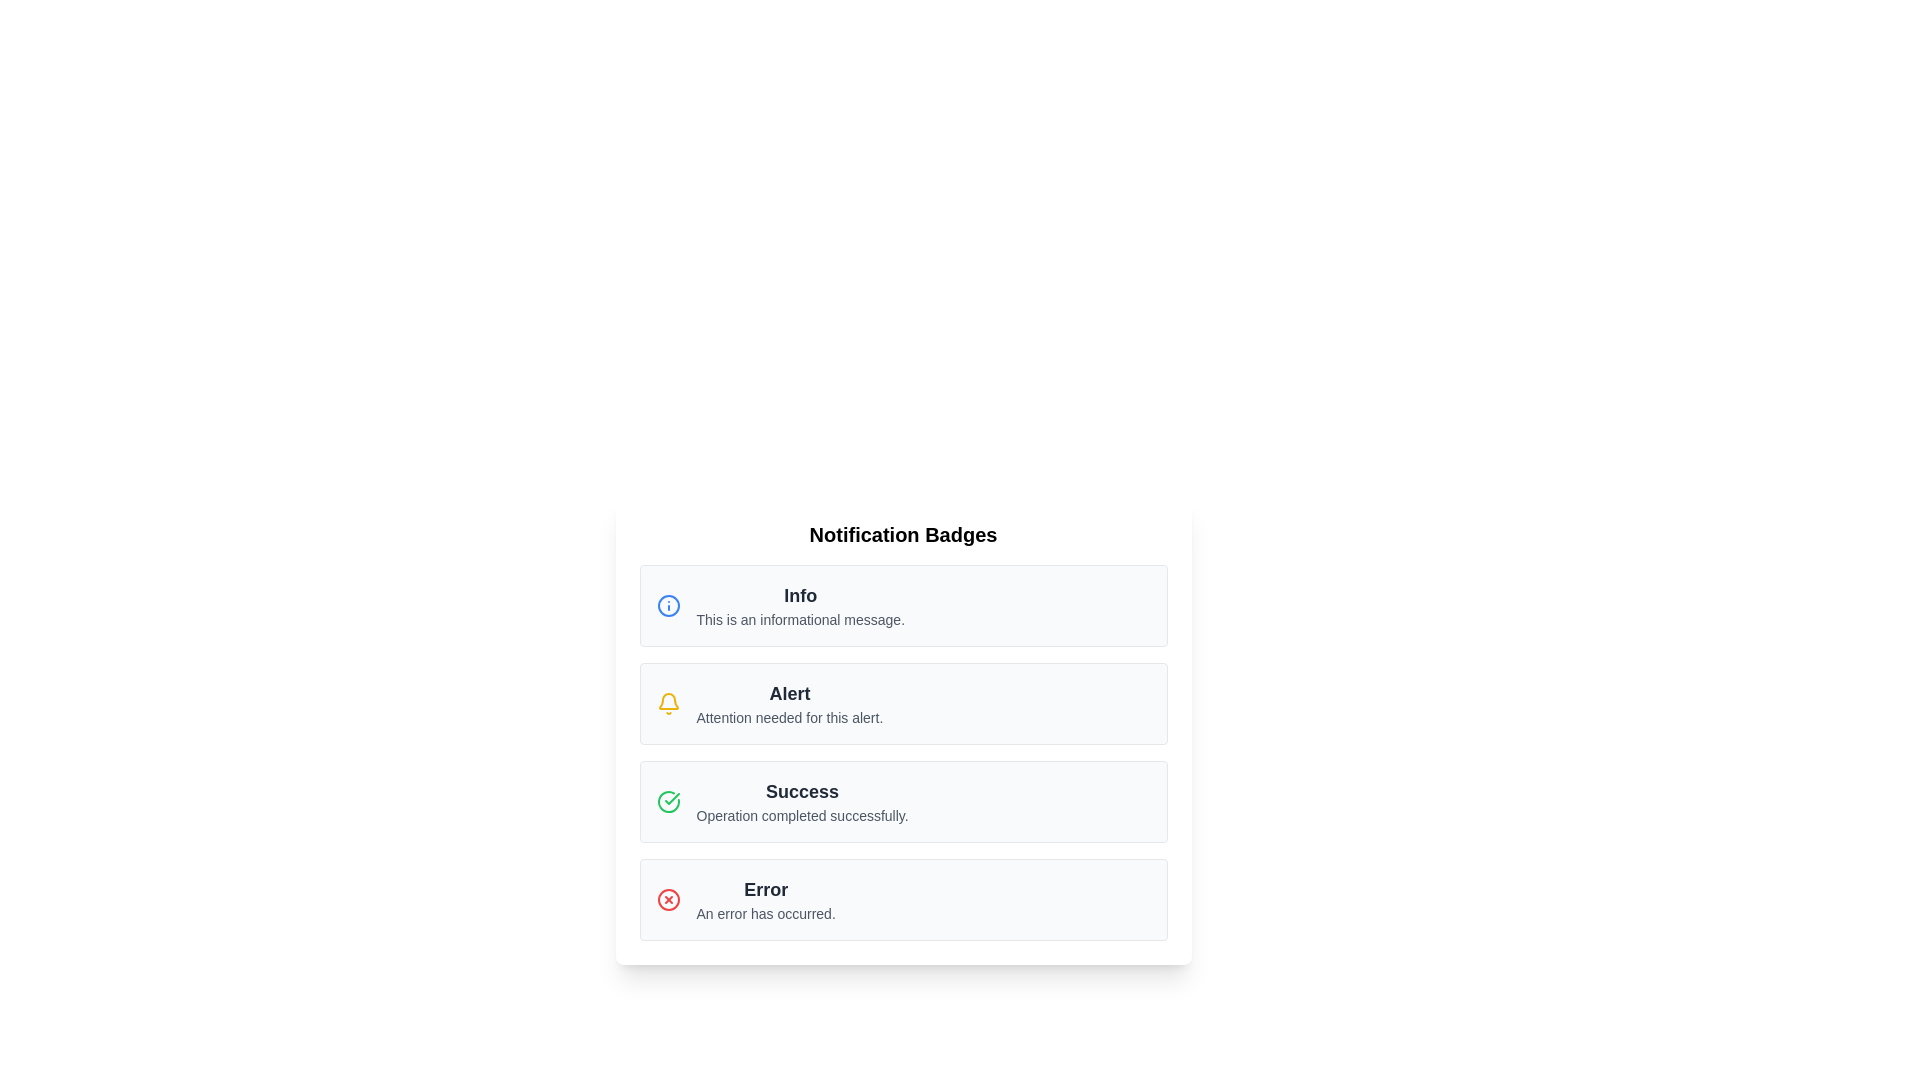 The image size is (1920, 1080). What do you see at coordinates (902, 534) in the screenshot?
I see `text header labeled 'Notification Badges', which is displayed in a bold, large font at the top of the list section` at bounding box center [902, 534].